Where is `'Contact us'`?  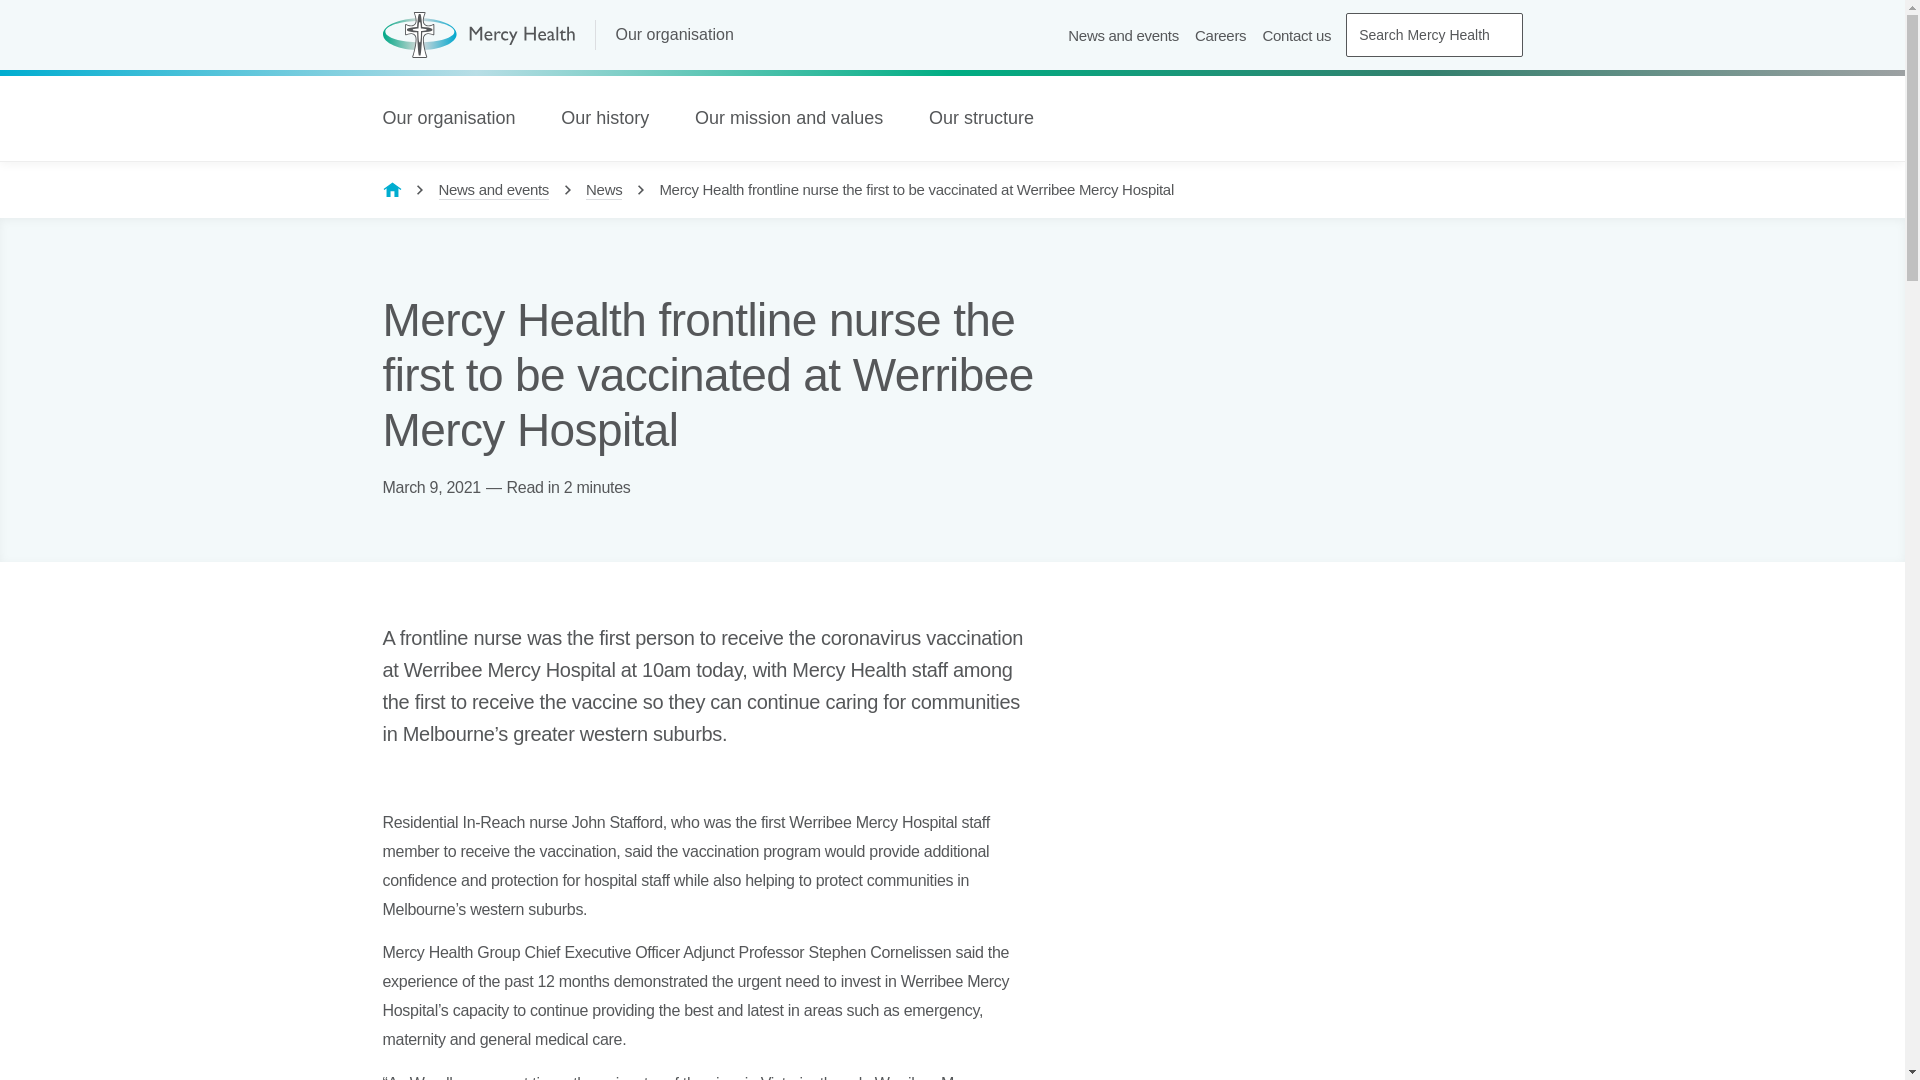
'Contact us' is located at coordinates (1296, 34).